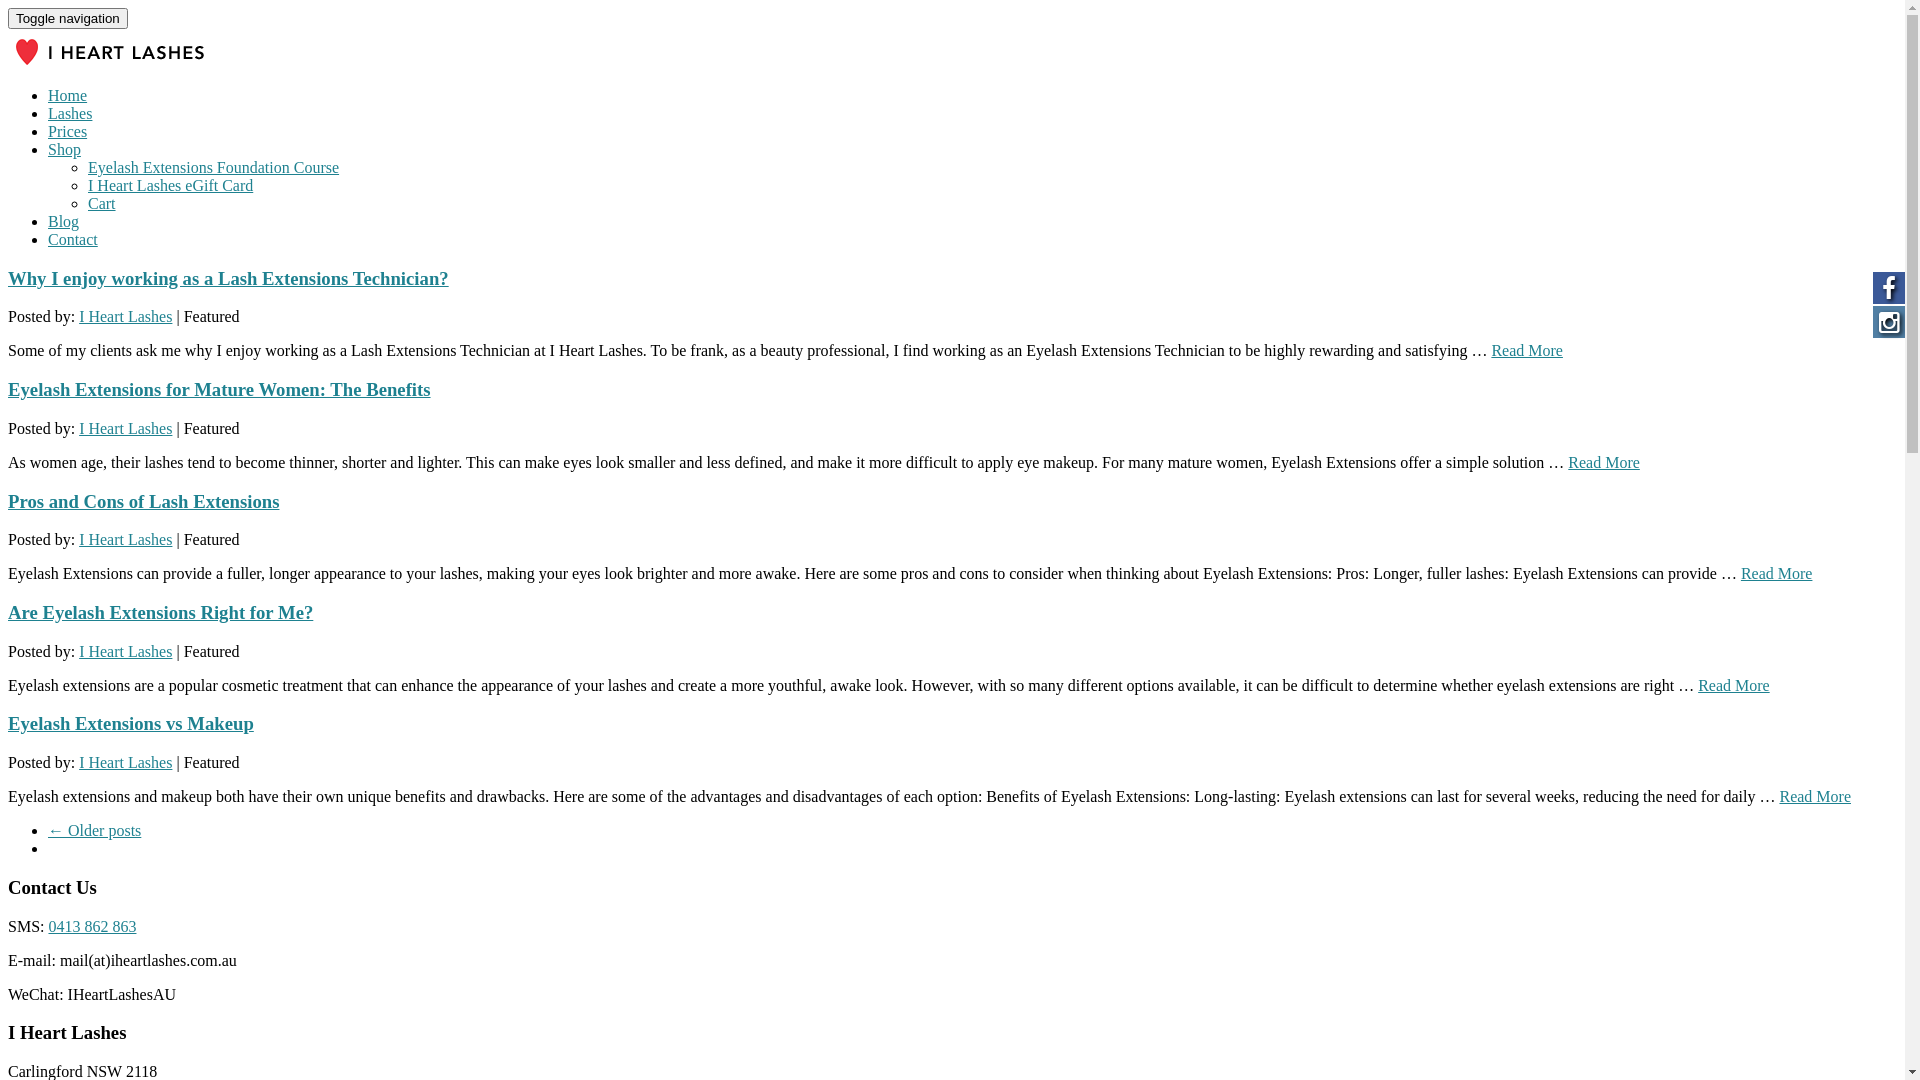 This screenshot has height=1080, width=1920. What do you see at coordinates (72, 238) in the screenshot?
I see `'Contact'` at bounding box center [72, 238].